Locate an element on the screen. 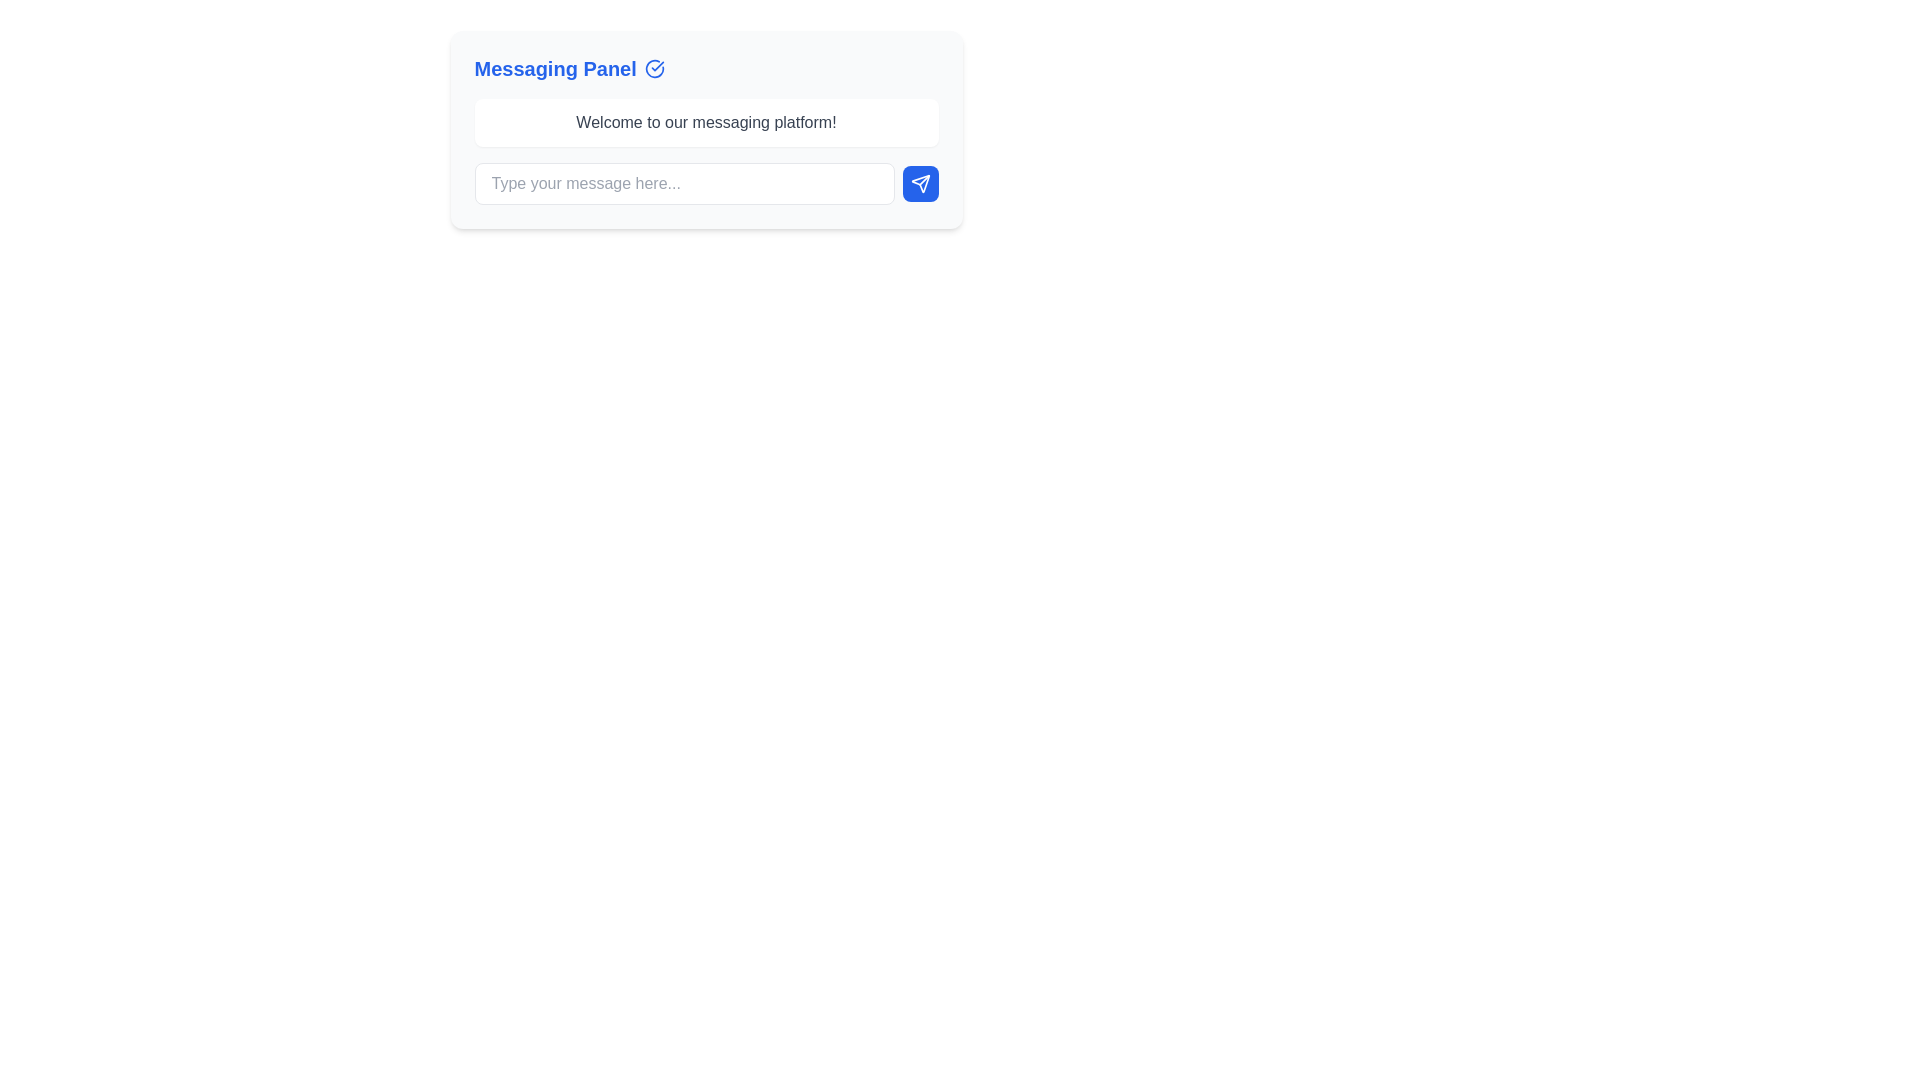 The width and height of the screenshot is (1920, 1080). the send button located in the messaging input panel is located at coordinates (919, 184).